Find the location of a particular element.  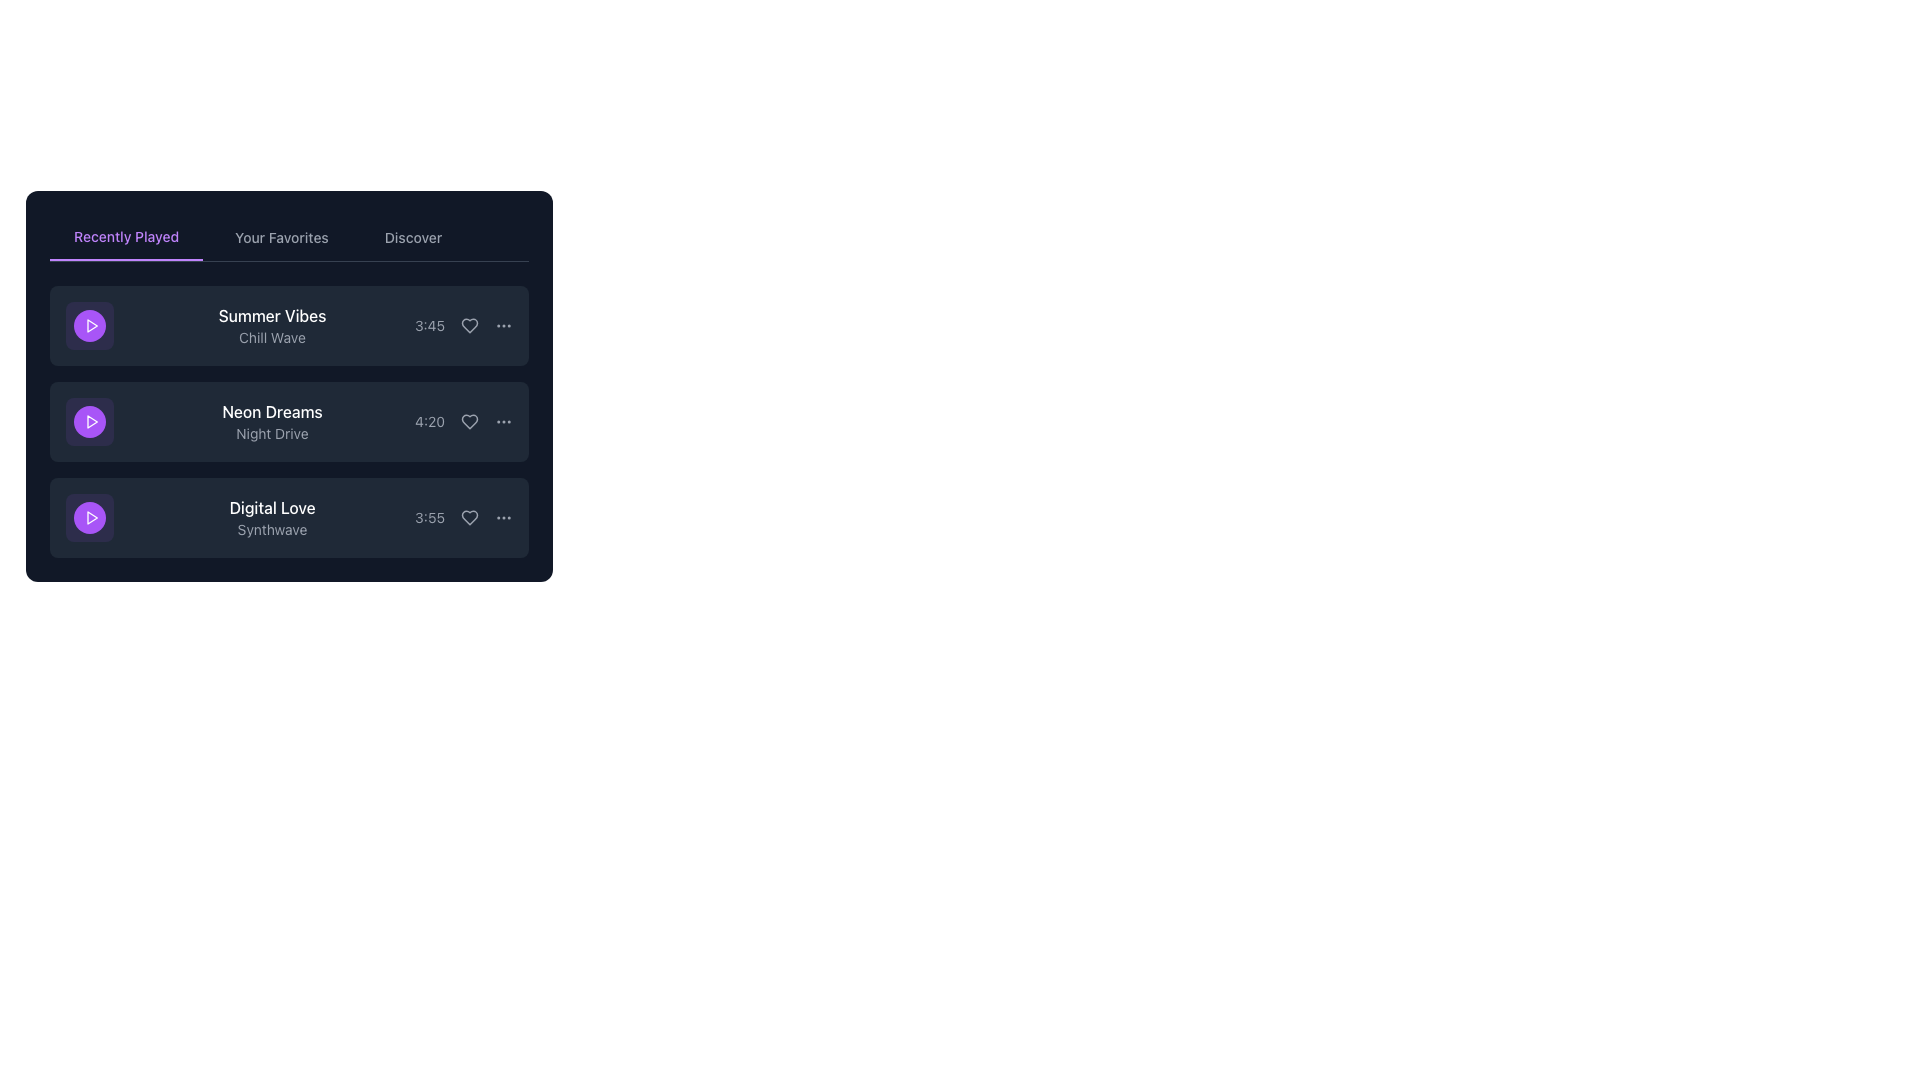

the time display label showing '3:55', which is styled in gray and located to the right of the track details for the song 'Digital Love' is located at coordinates (463, 516).